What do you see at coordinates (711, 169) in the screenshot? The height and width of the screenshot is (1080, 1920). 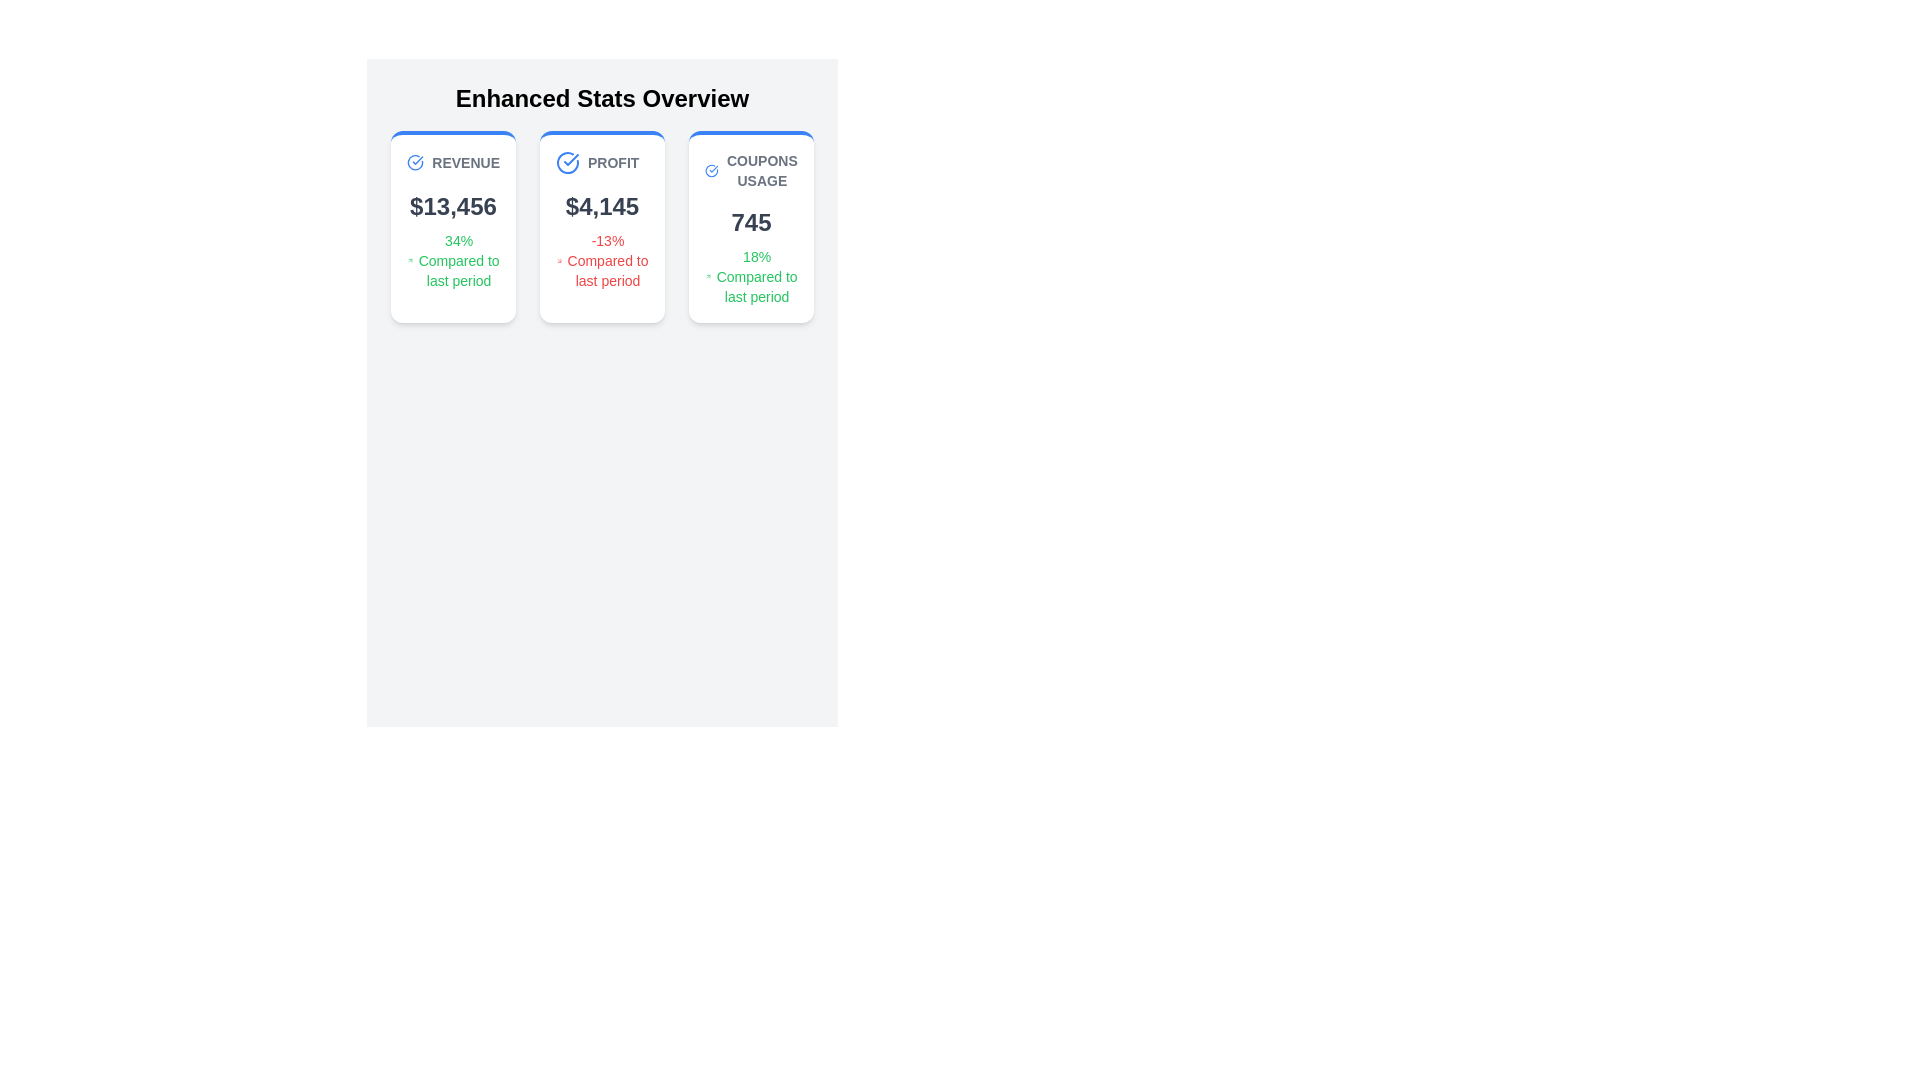 I see `the success icon indicating completion related to the 'Coupons Usage' metric, located in the top-right card of the interface` at bounding box center [711, 169].